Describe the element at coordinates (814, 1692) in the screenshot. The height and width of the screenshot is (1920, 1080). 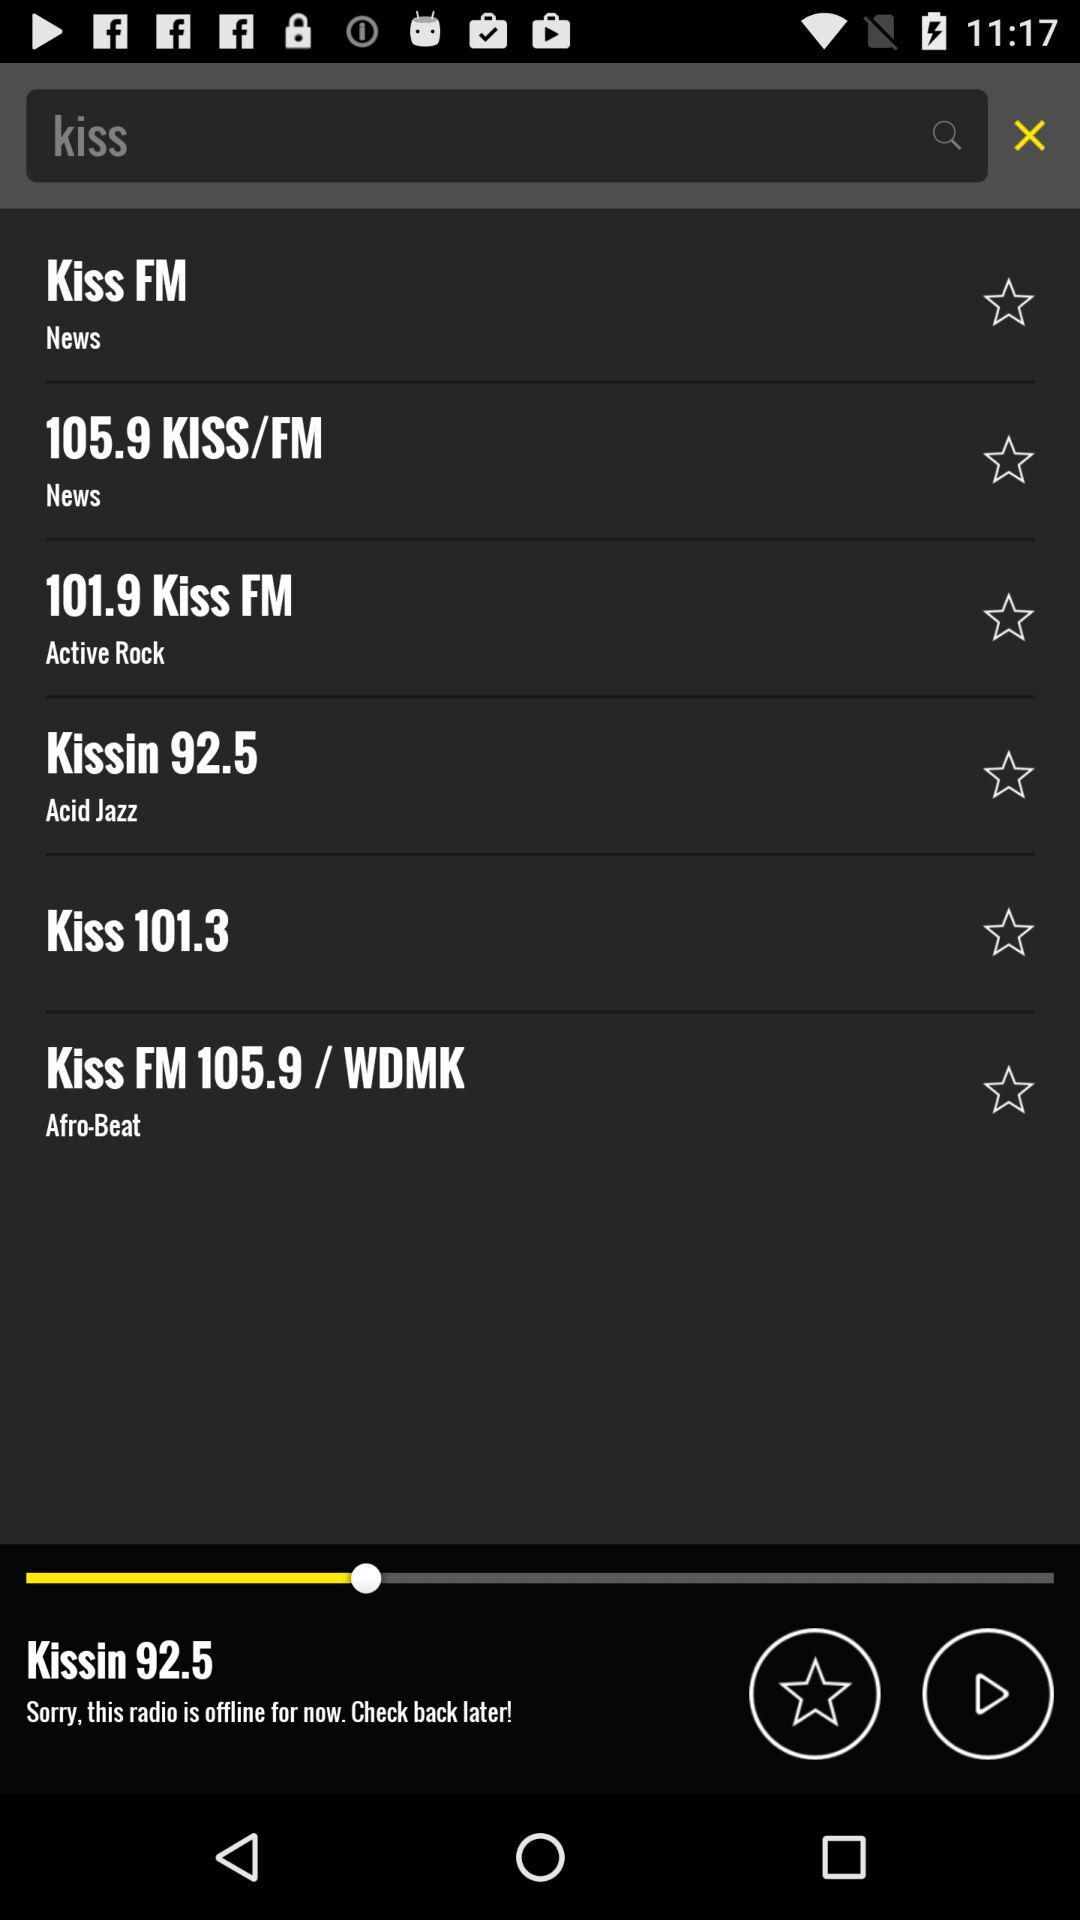
I see `star to save this option` at that location.